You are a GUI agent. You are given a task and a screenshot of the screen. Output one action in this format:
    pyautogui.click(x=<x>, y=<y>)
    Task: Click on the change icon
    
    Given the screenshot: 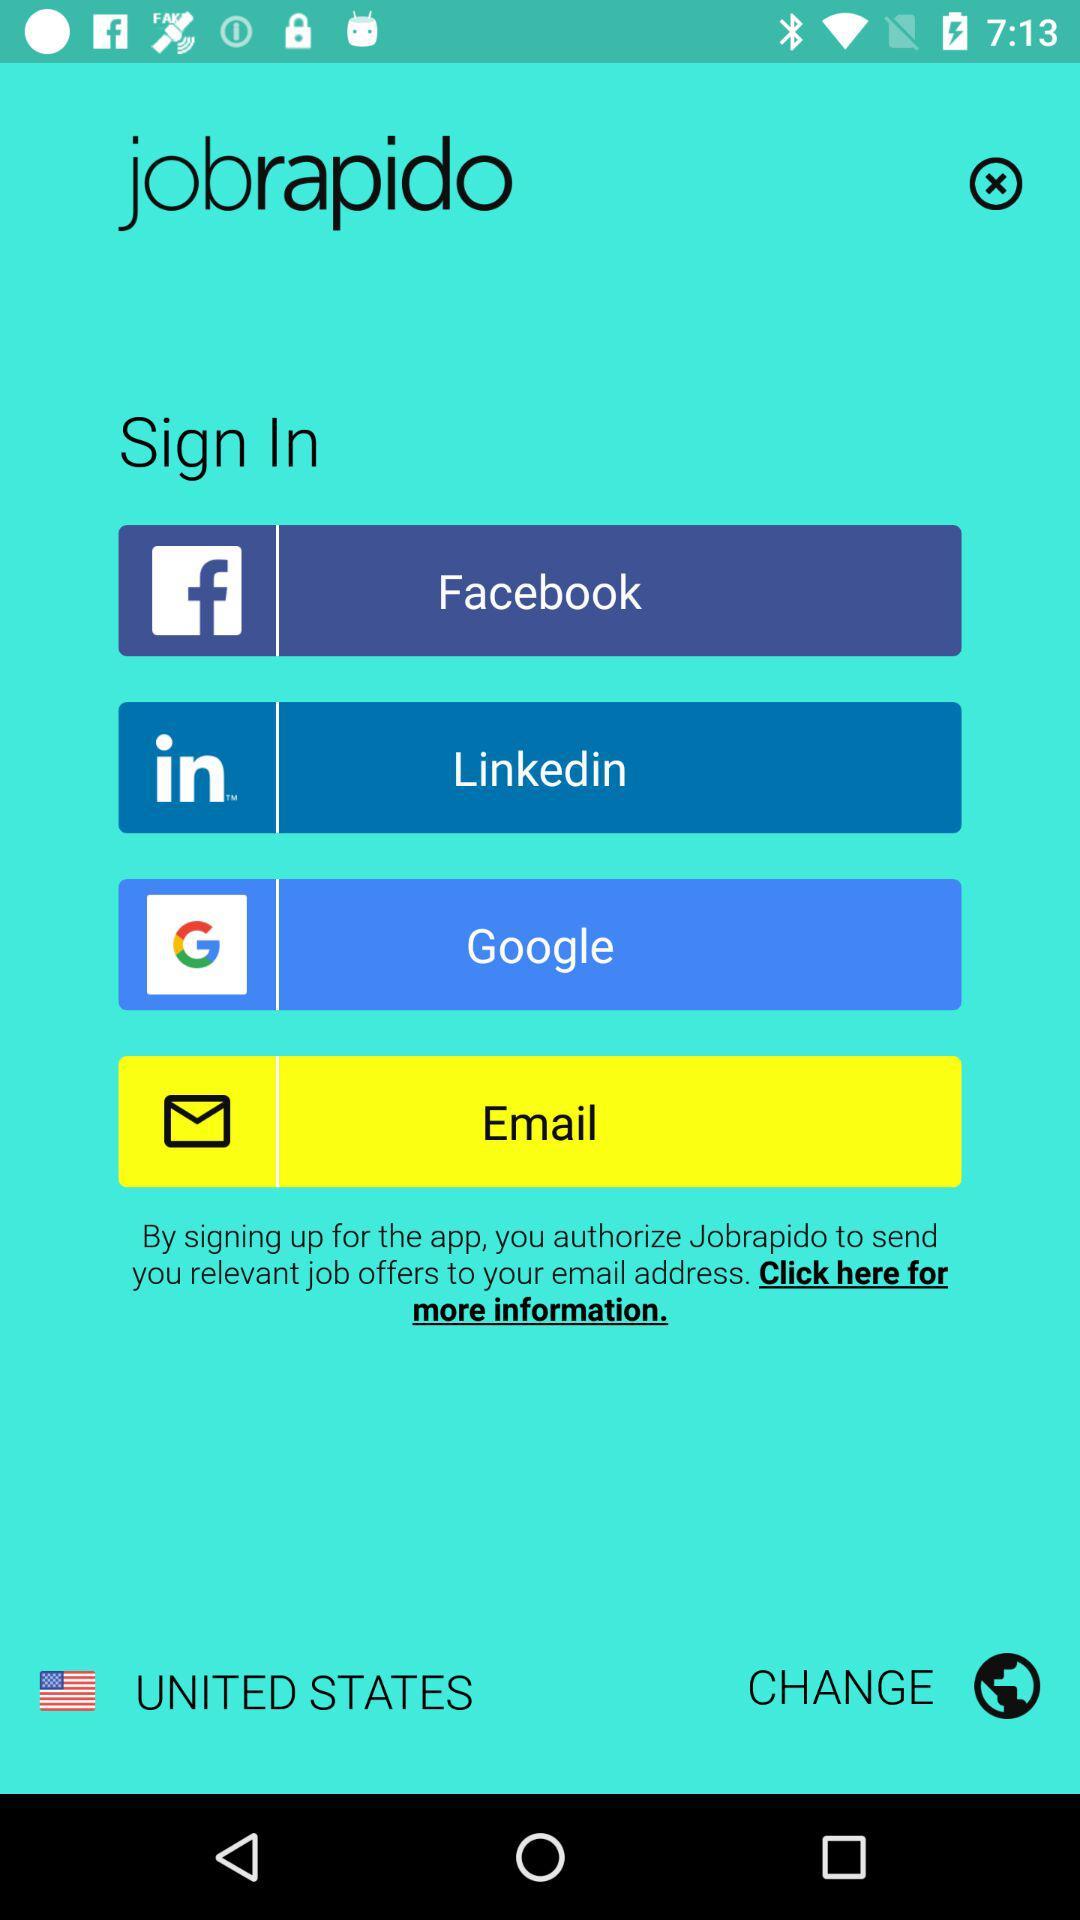 What is the action you would take?
    pyautogui.click(x=892, y=1684)
    